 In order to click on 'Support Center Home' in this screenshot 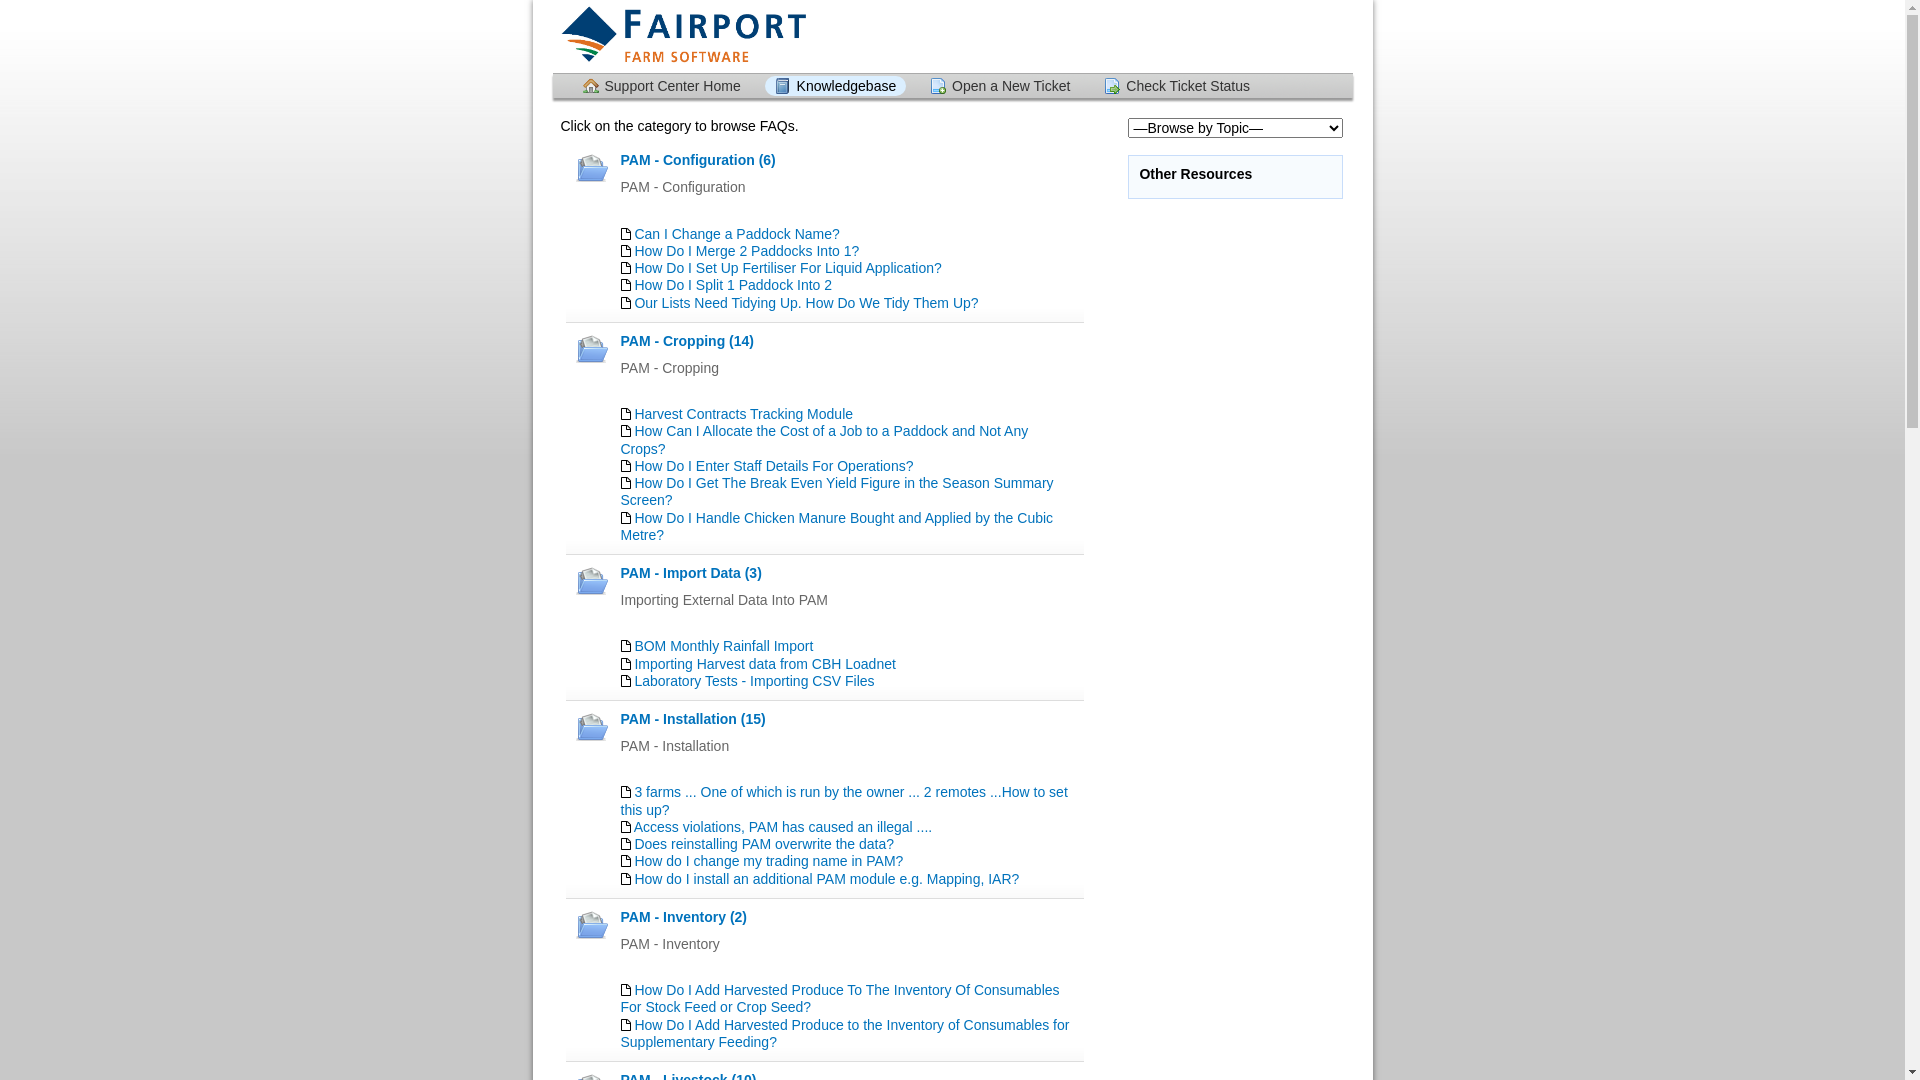, I will do `click(570, 84)`.